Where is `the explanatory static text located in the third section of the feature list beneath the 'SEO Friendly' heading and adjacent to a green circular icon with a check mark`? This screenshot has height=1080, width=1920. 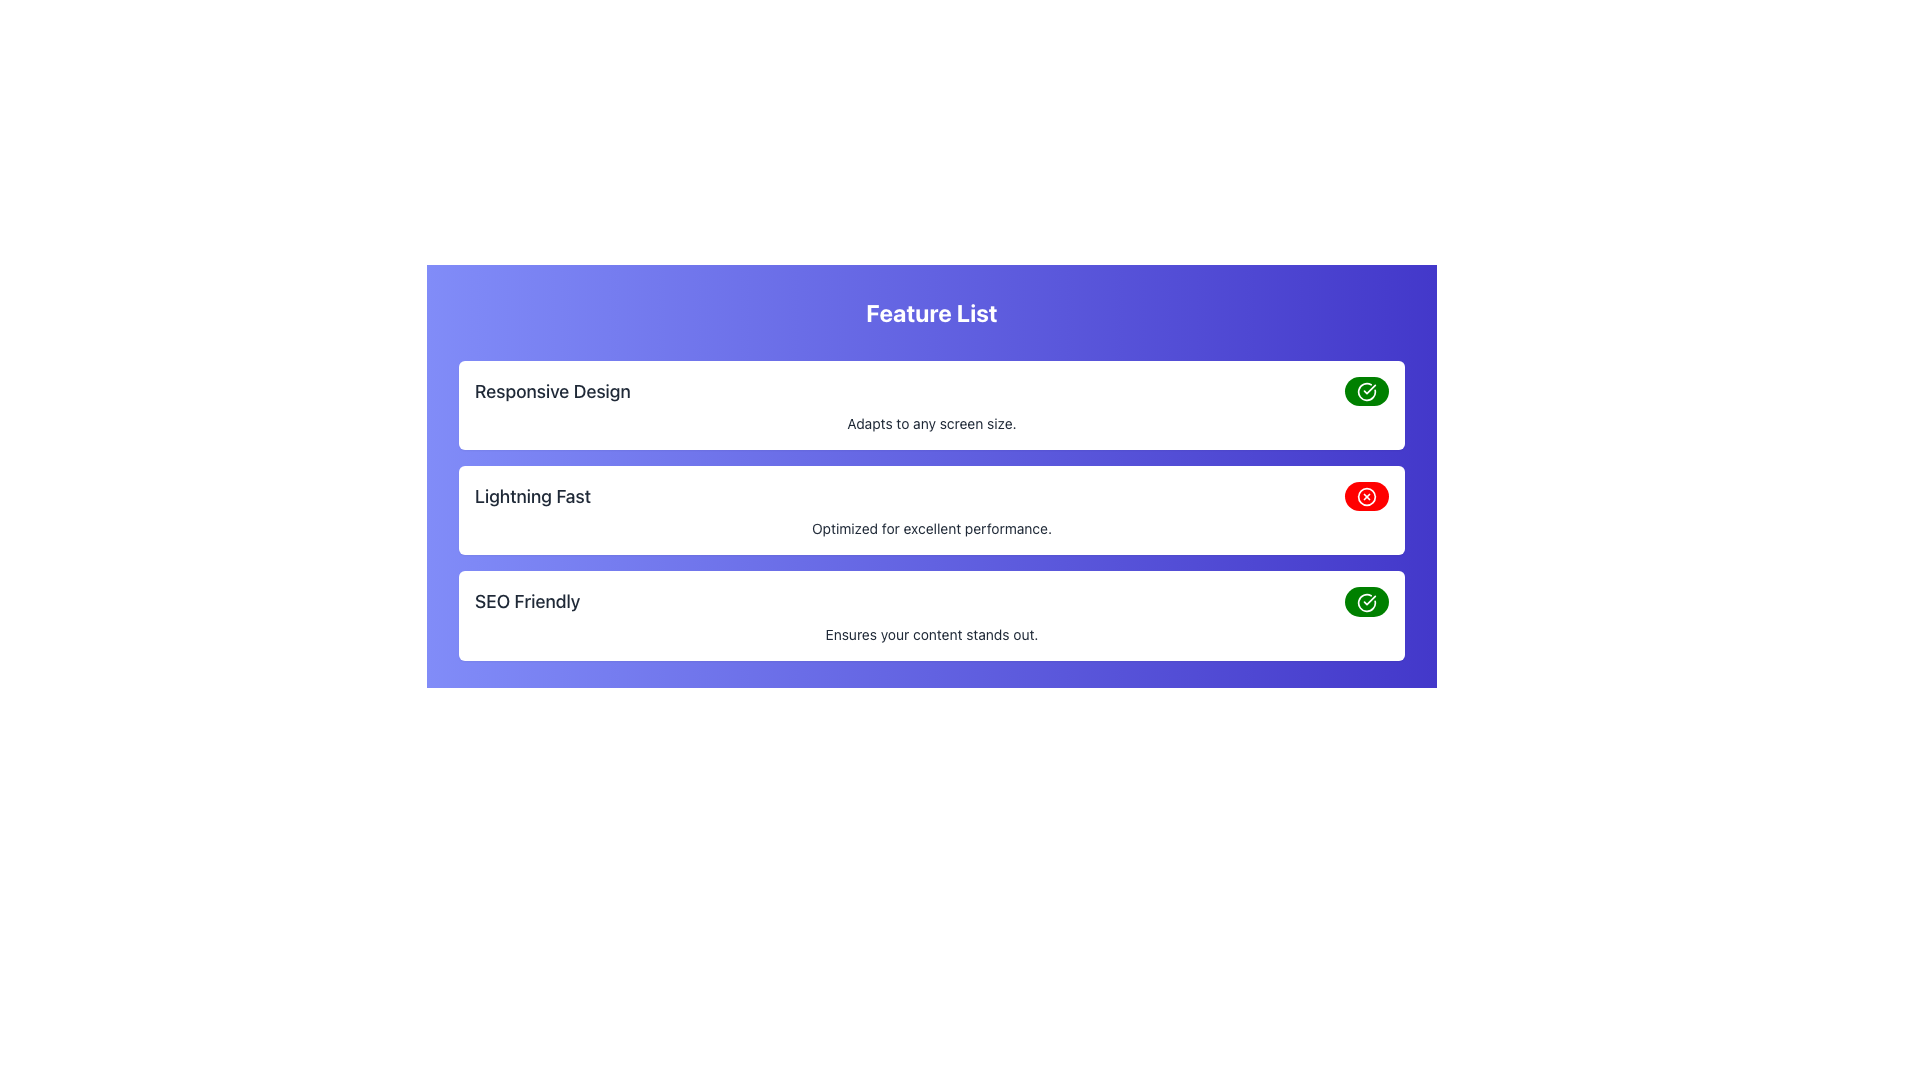 the explanatory static text located in the third section of the feature list beneath the 'SEO Friendly' heading and adjacent to a green circular icon with a check mark is located at coordinates (930, 633).